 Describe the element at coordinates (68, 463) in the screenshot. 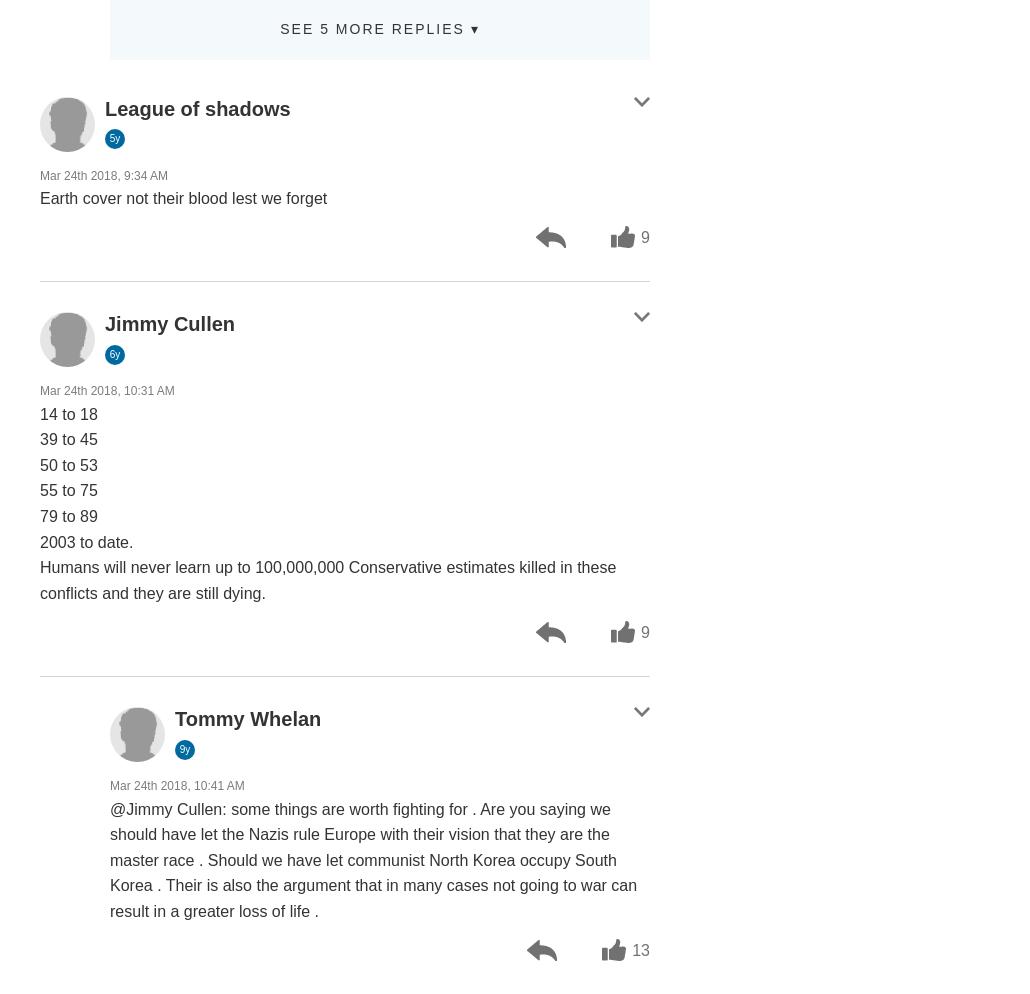

I see `'50 to 53'` at that location.